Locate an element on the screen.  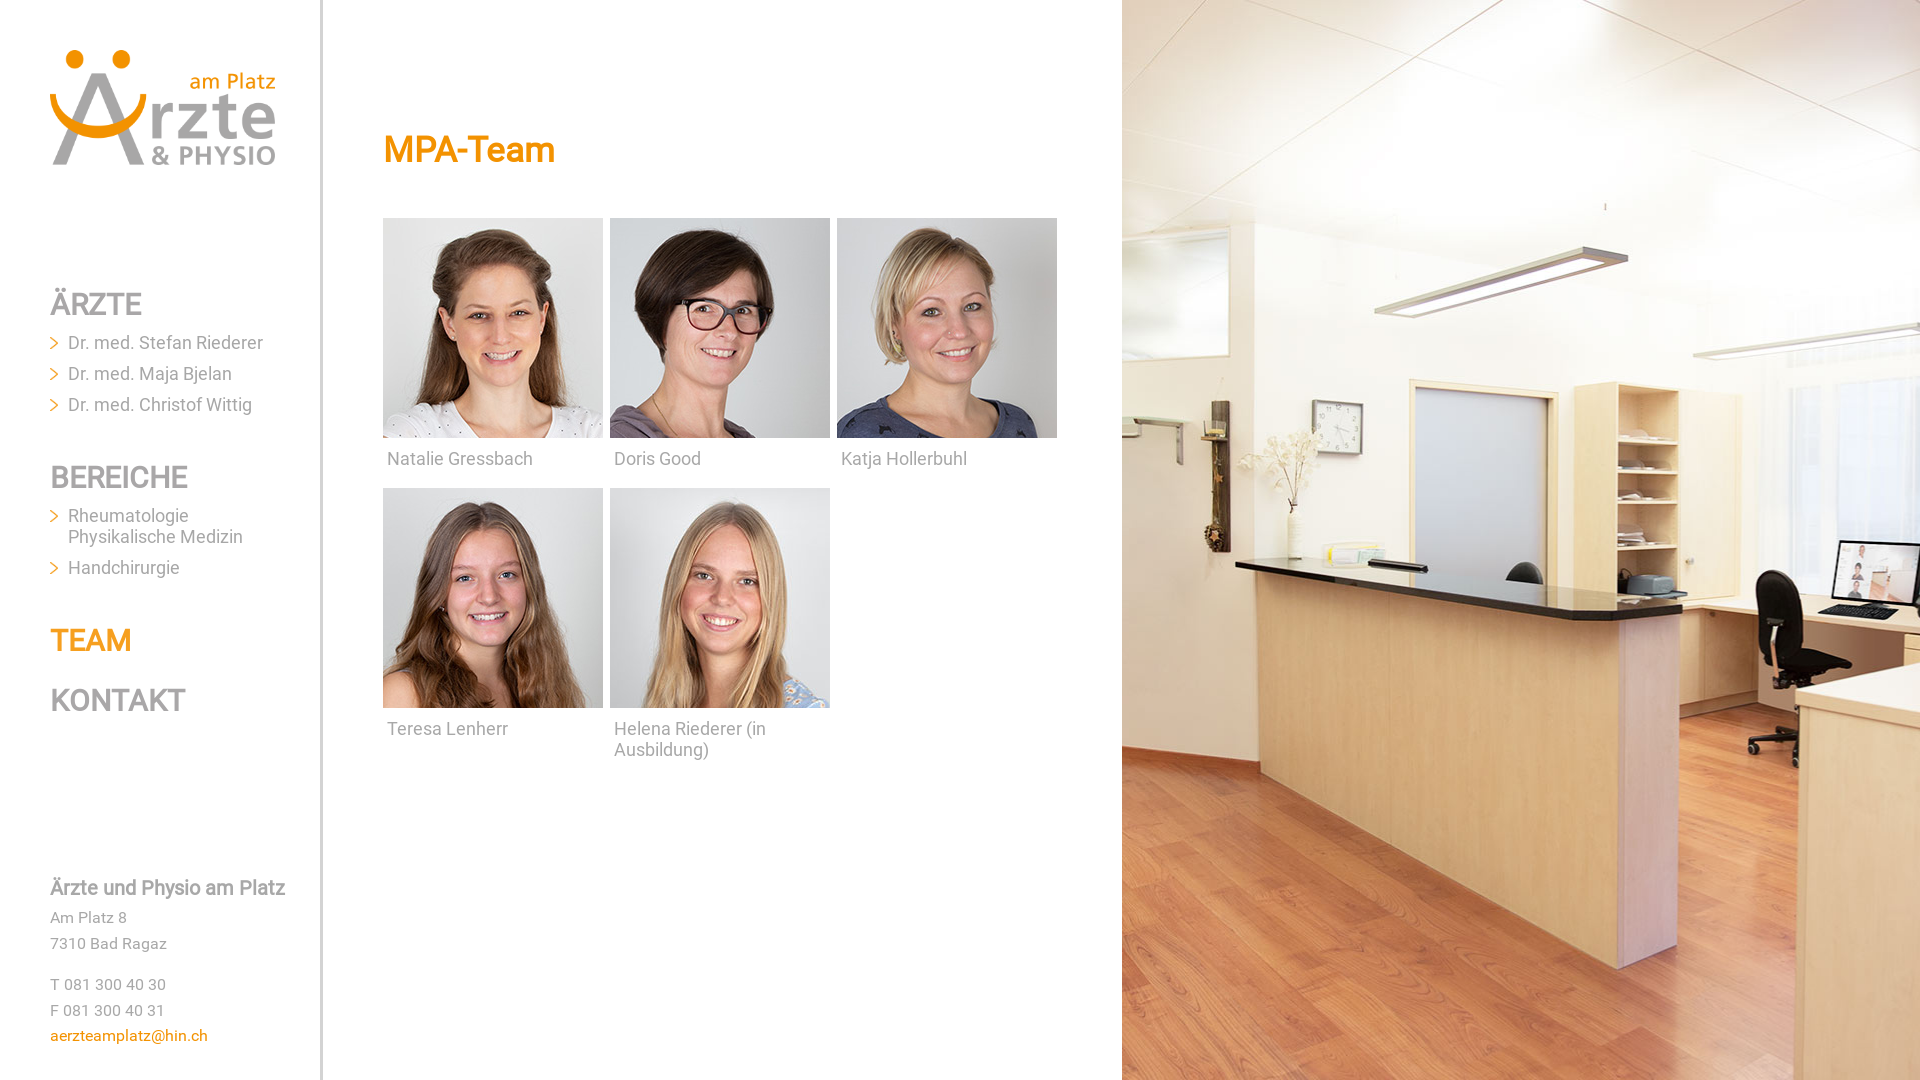
'Rheumatologie is located at coordinates (154, 524).